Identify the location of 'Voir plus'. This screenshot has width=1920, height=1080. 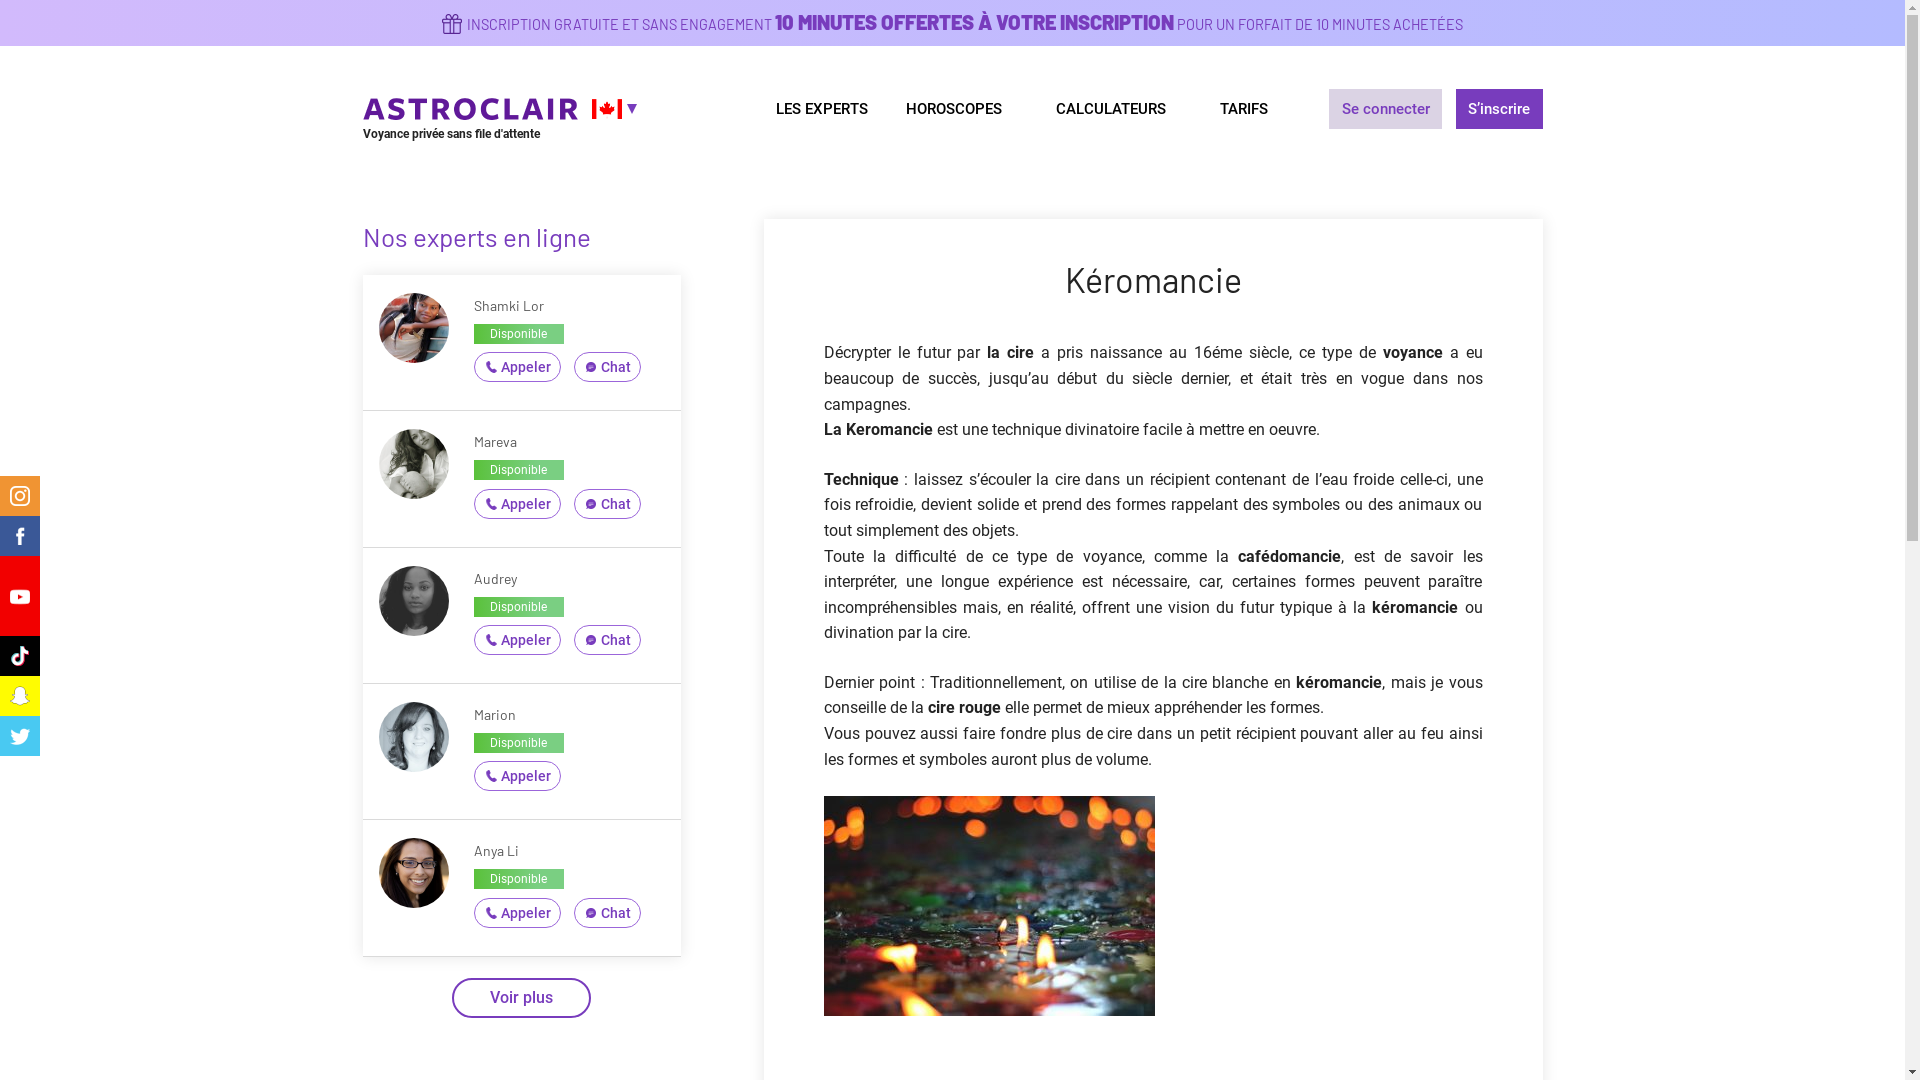
(521, 998).